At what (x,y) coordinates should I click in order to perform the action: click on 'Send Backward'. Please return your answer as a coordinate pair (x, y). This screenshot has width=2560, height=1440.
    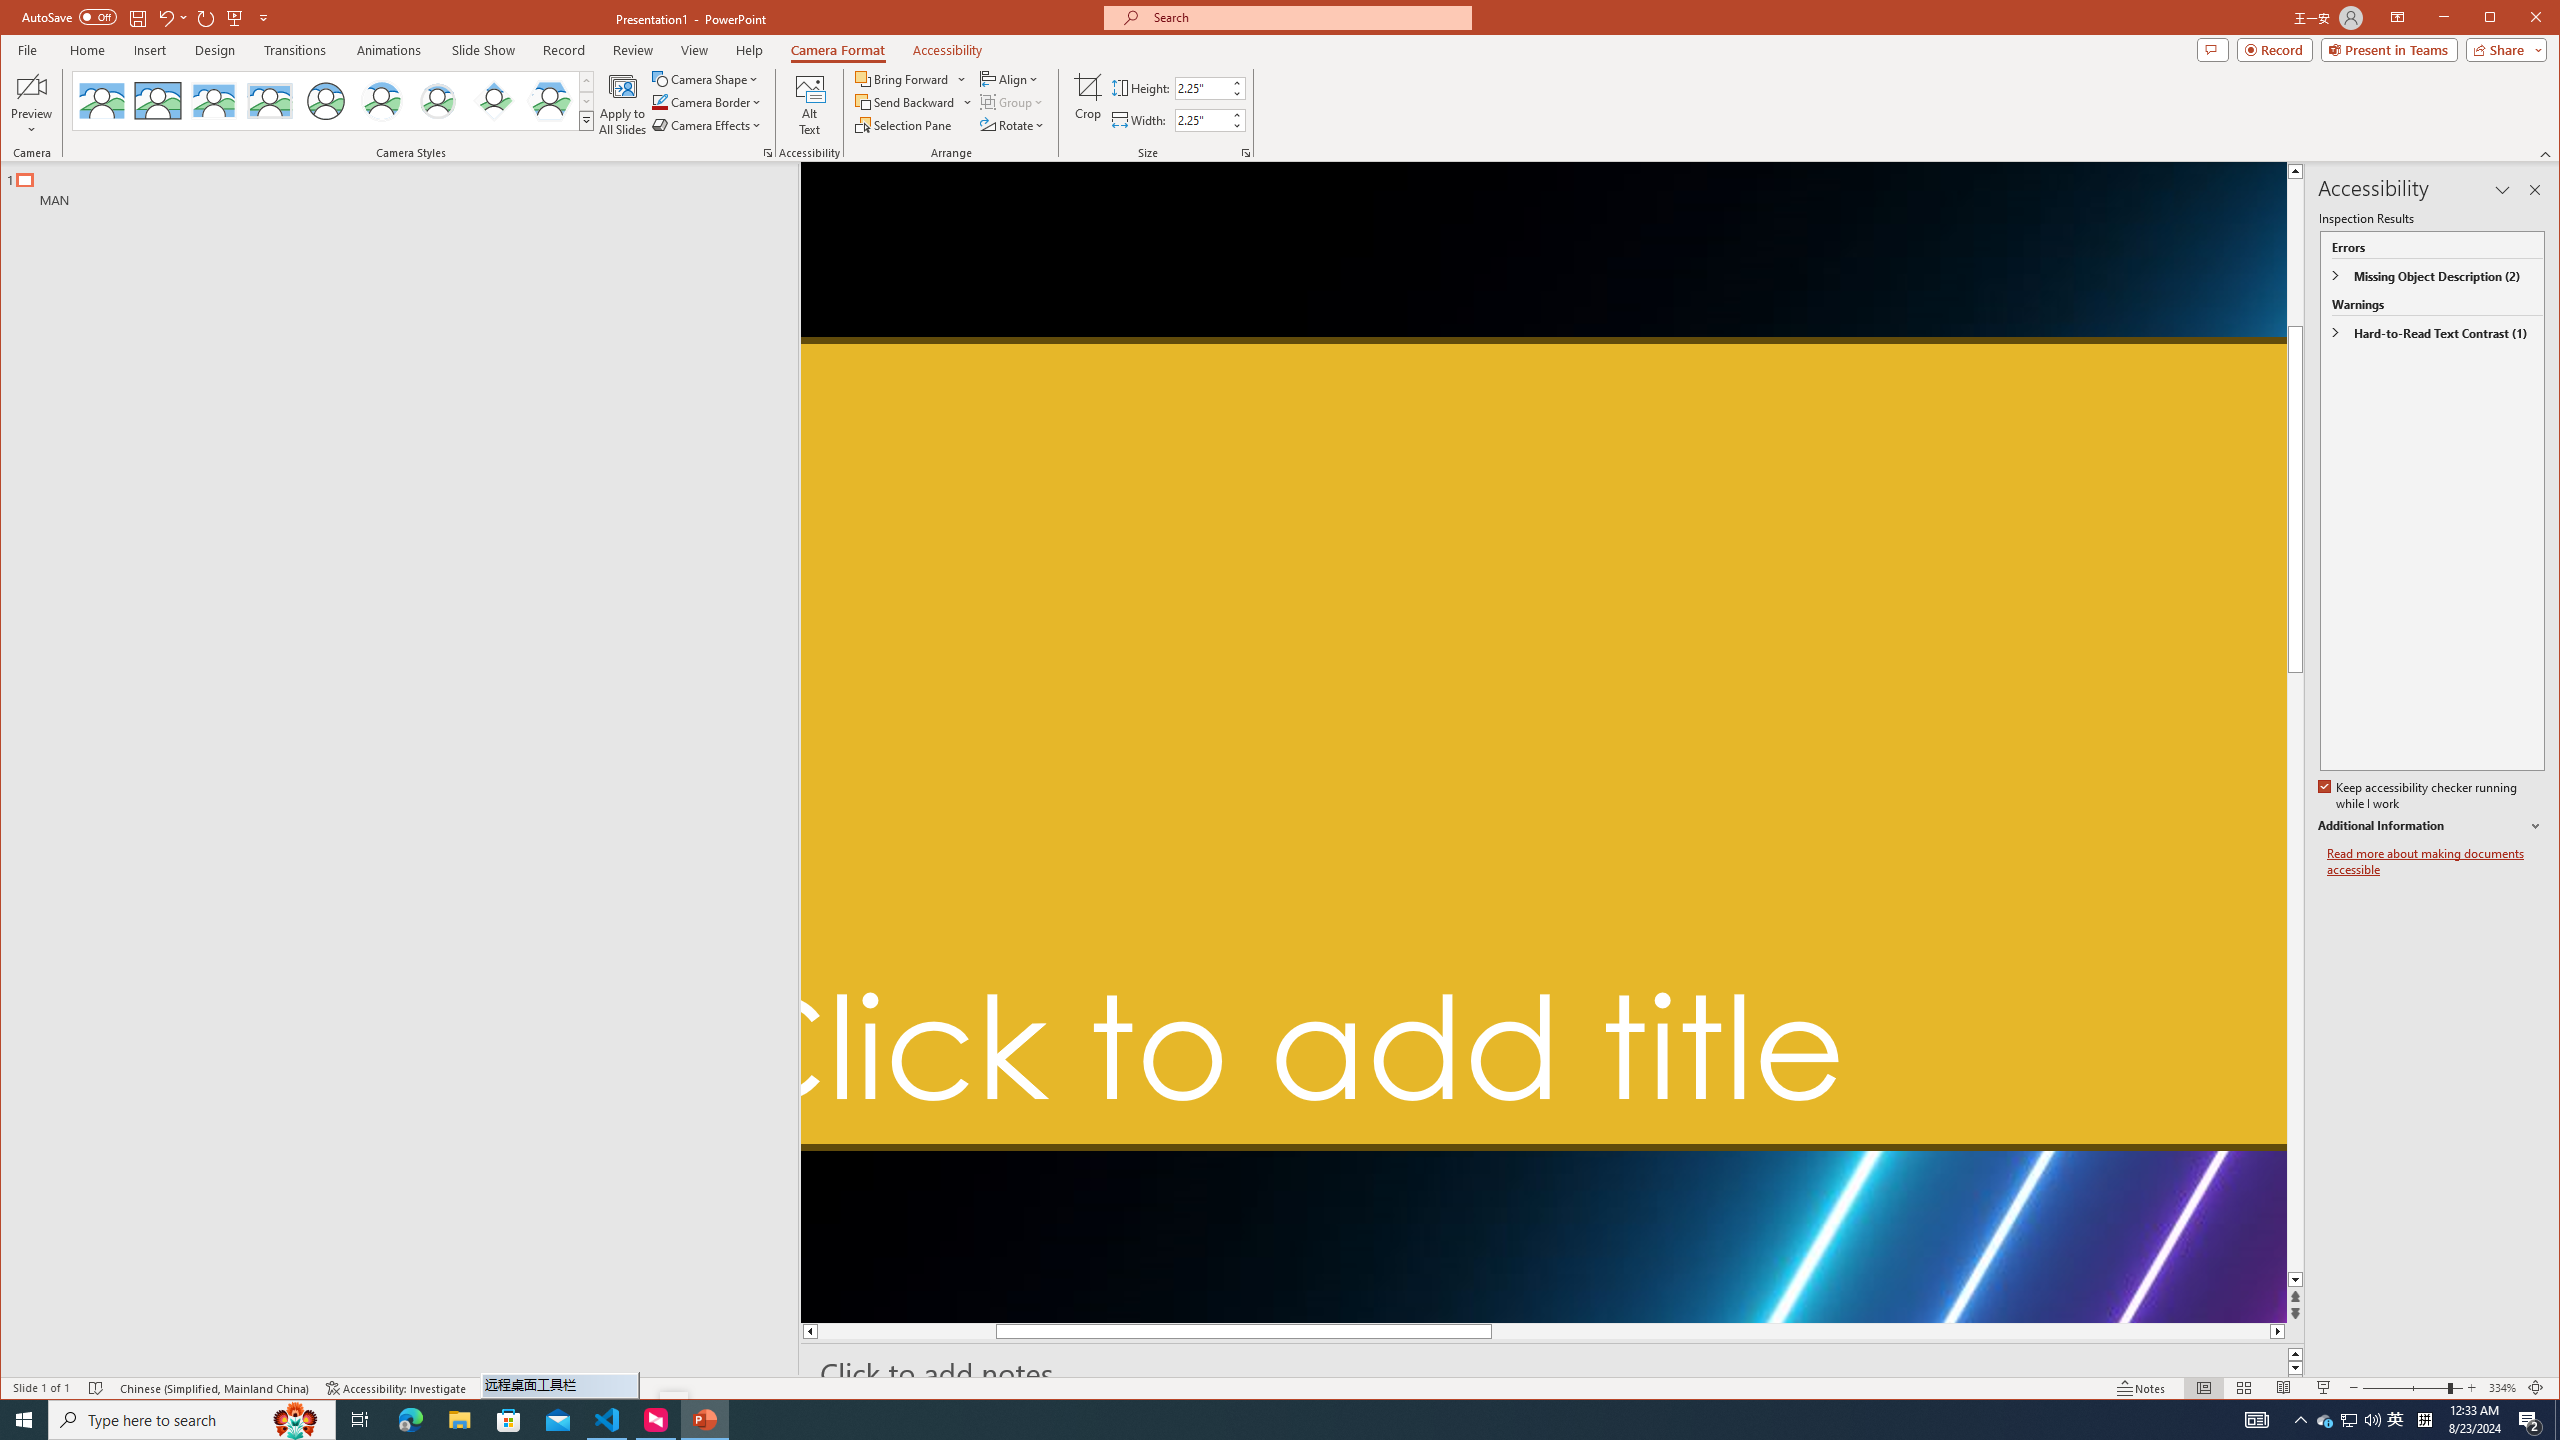
    Looking at the image, I should click on (914, 102).